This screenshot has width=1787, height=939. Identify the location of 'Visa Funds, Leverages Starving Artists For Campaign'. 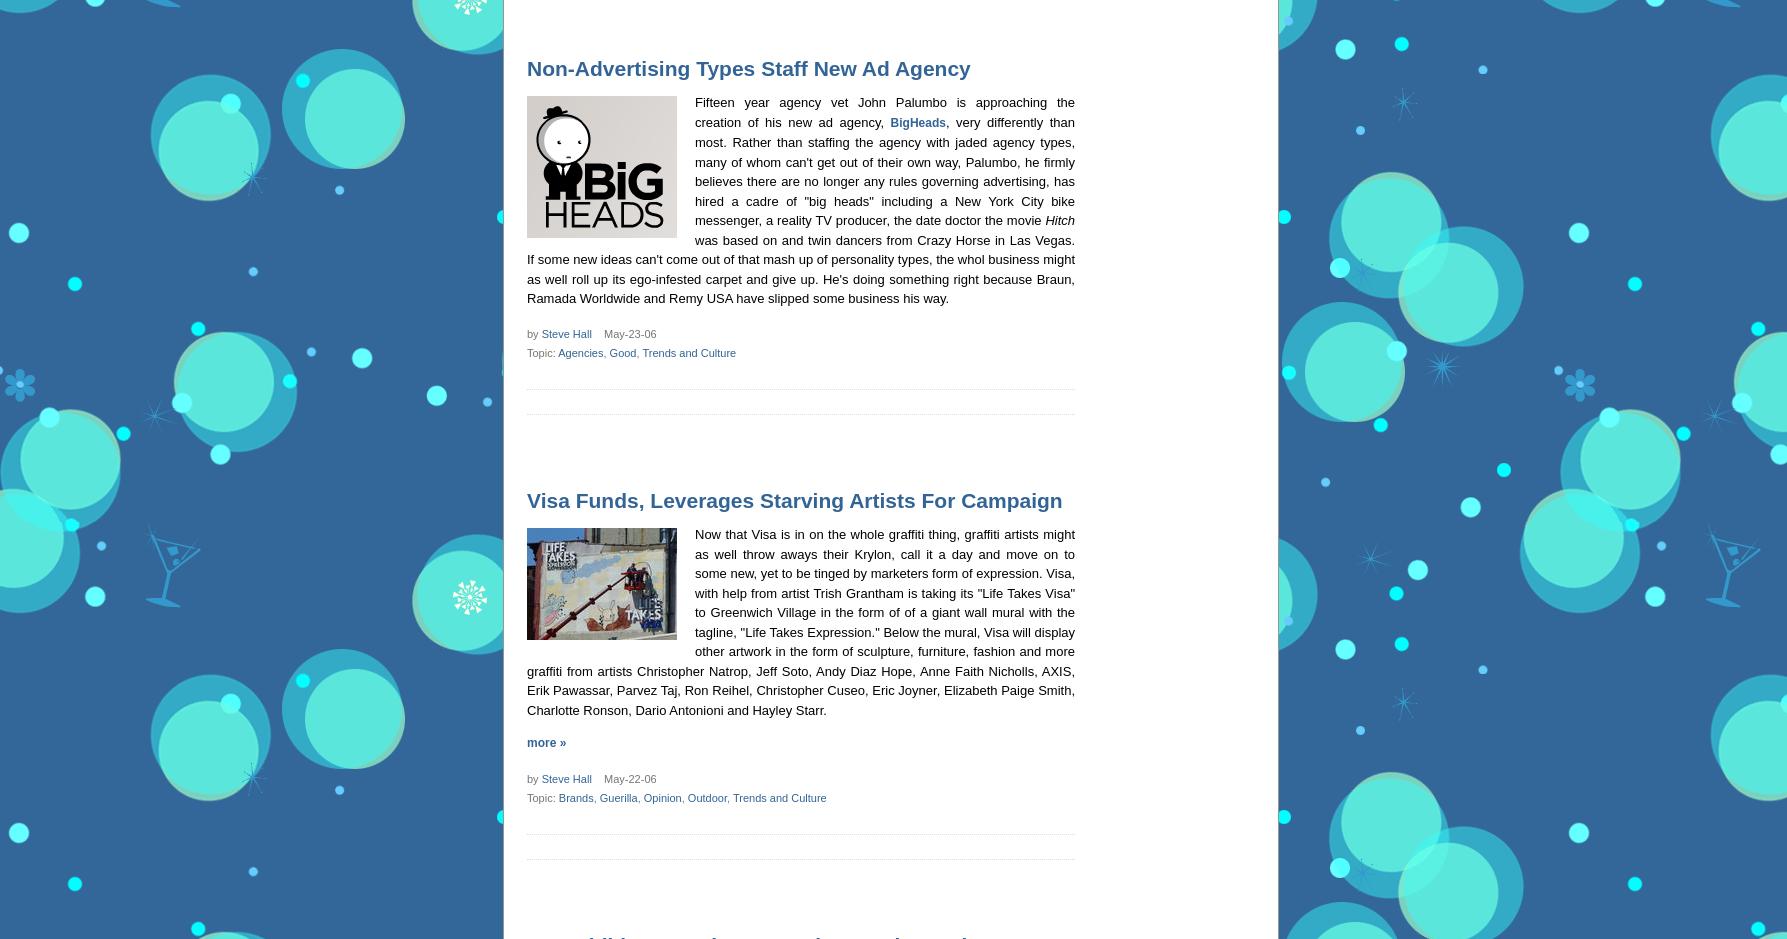
(794, 499).